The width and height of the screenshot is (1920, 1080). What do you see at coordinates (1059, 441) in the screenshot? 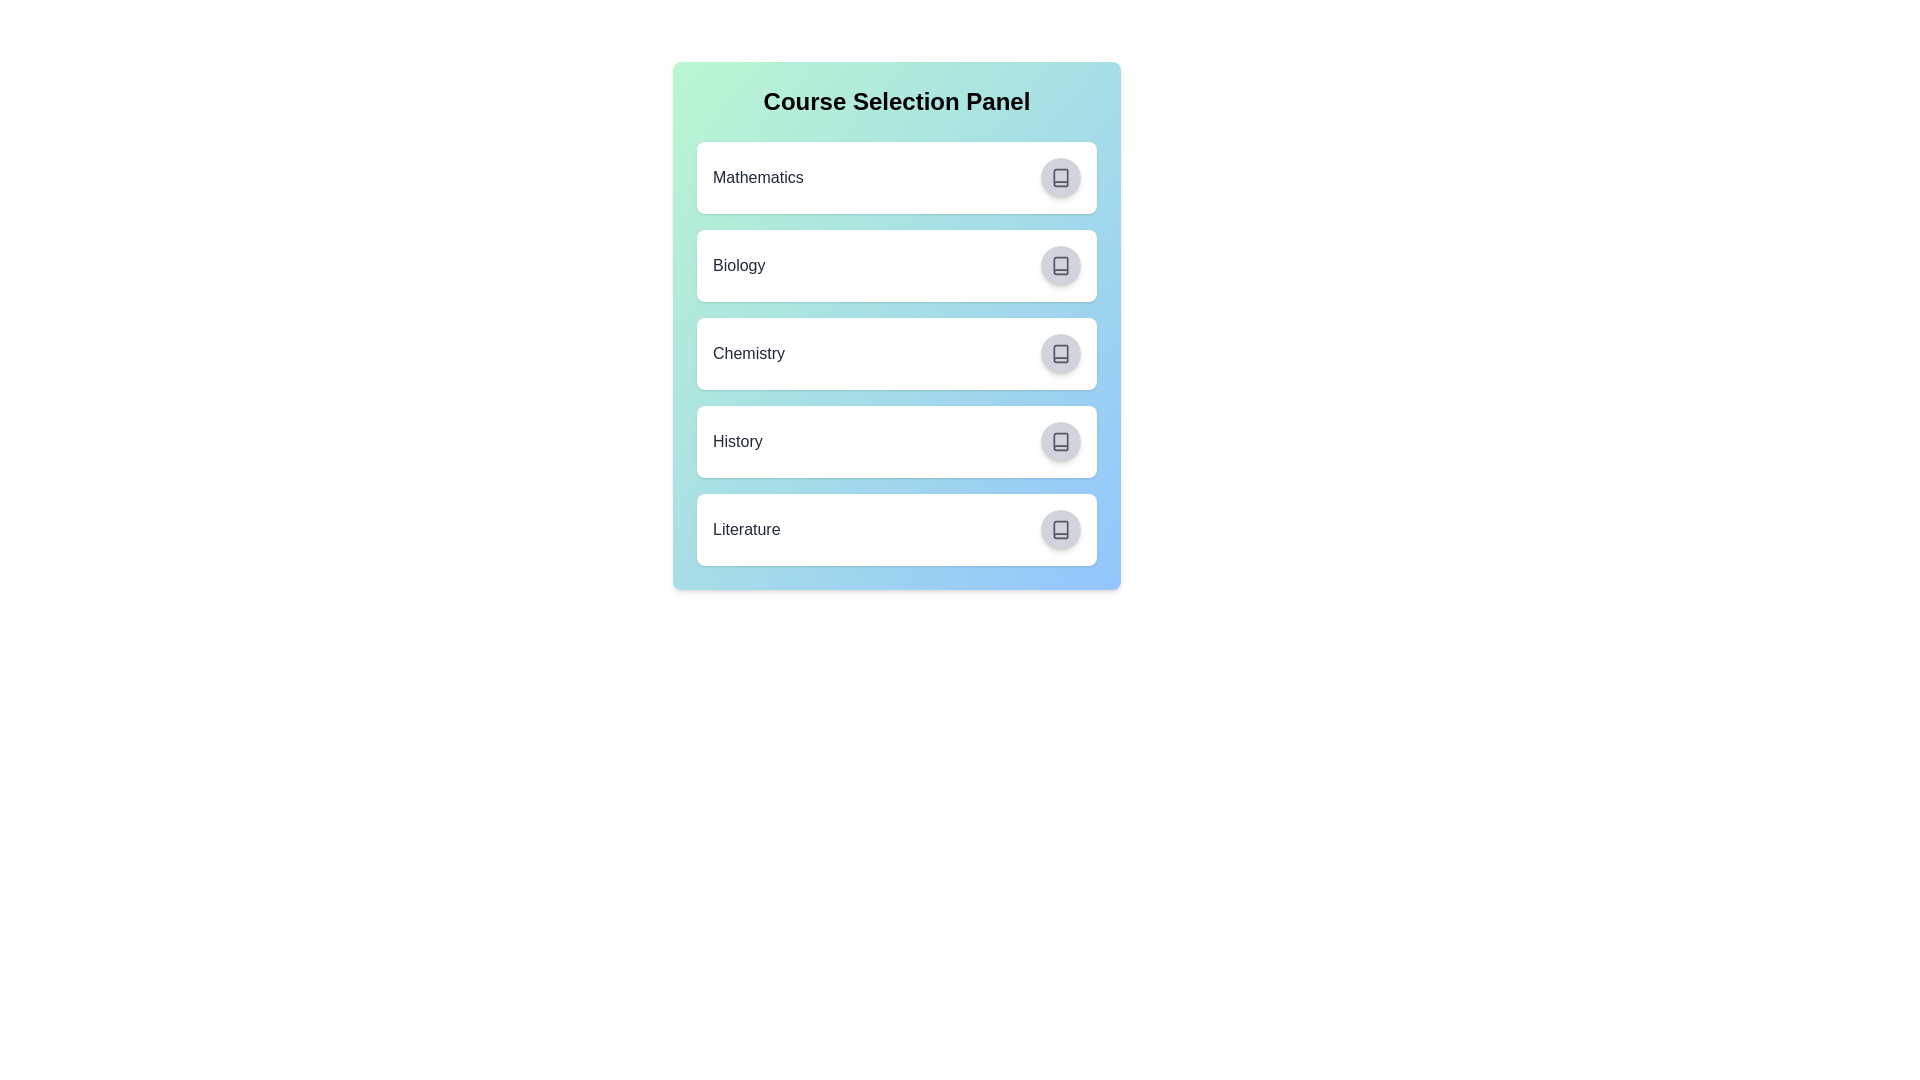
I see `the course History by clicking its associated button` at bounding box center [1059, 441].